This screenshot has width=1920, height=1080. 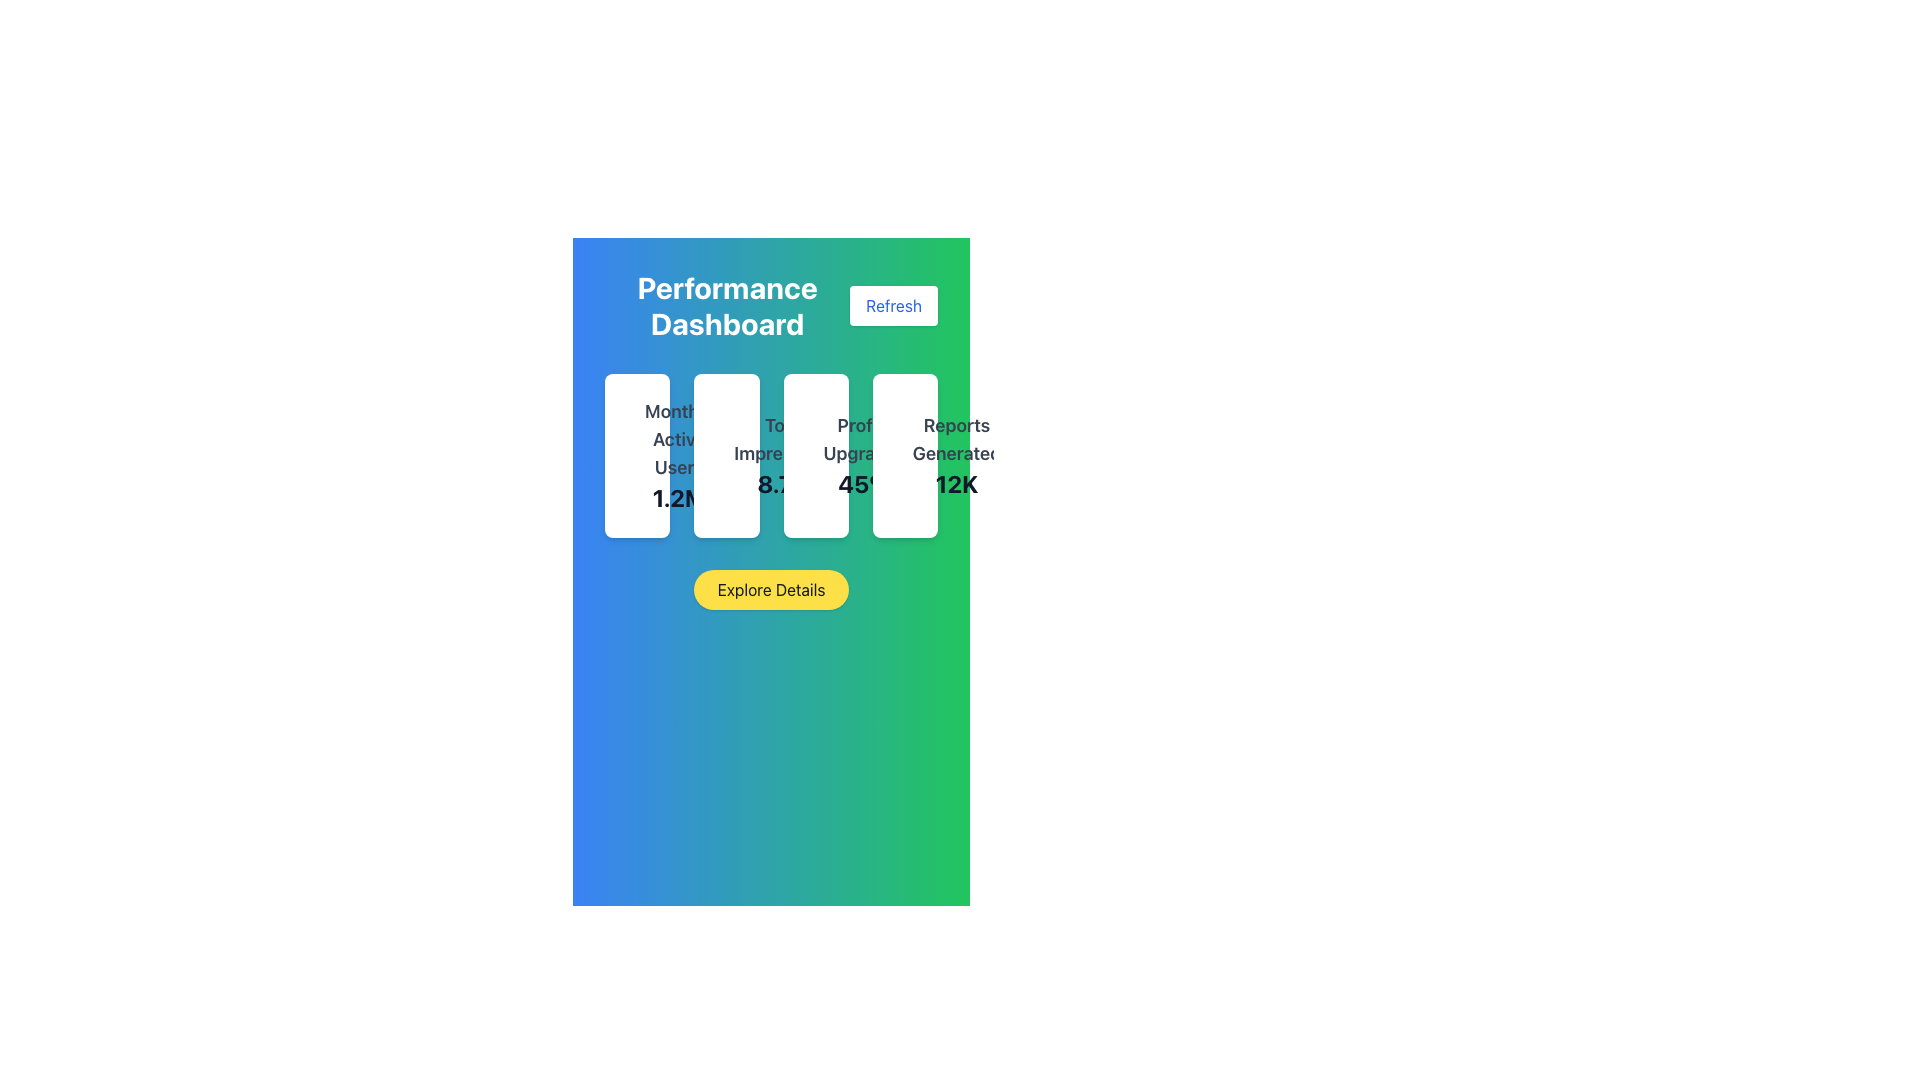 What do you see at coordinates (770, 455) in the screenshot?
I see `metrics displayed in the entire grid layout located beneath the 'Performance Dashboard' heading and above the 'Explore Details' button` at bounding box center [770, 455].